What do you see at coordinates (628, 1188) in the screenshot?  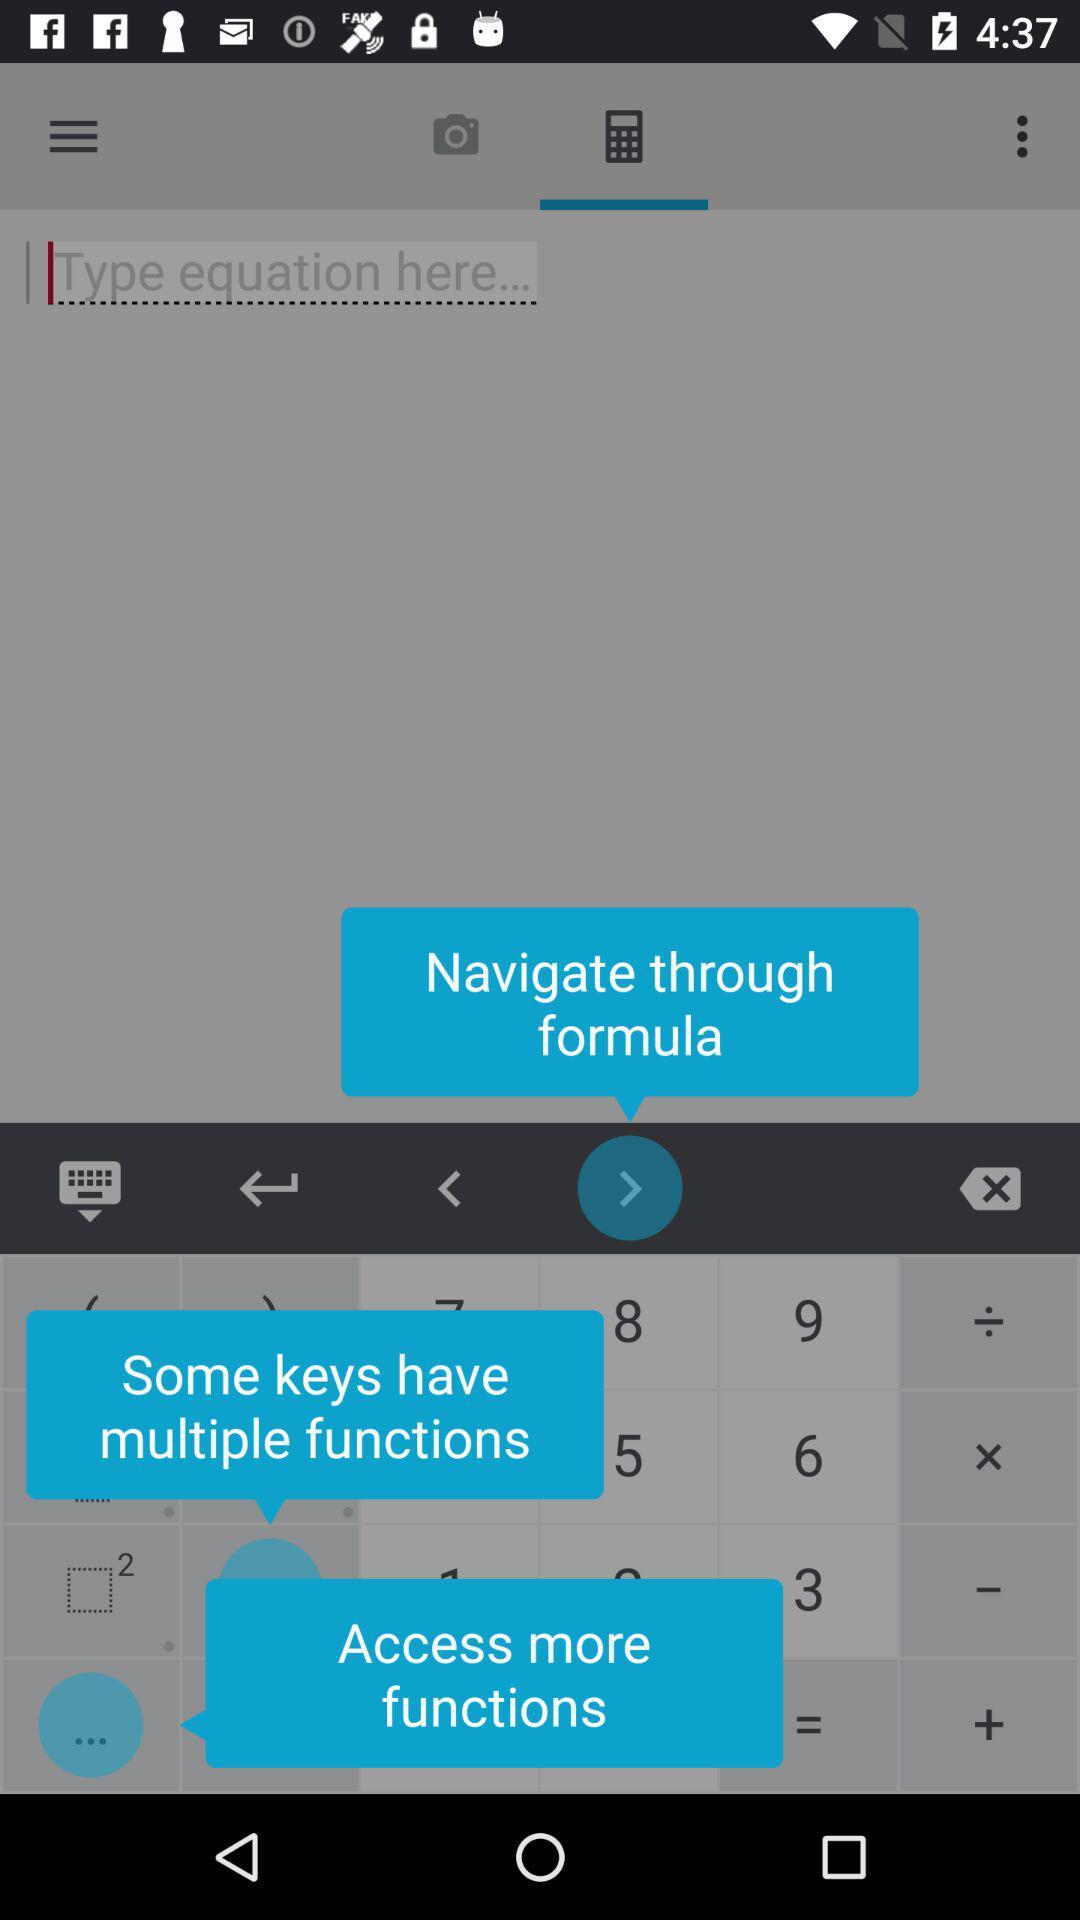 I see `move right in formula` at bounding box center [628, 1188].